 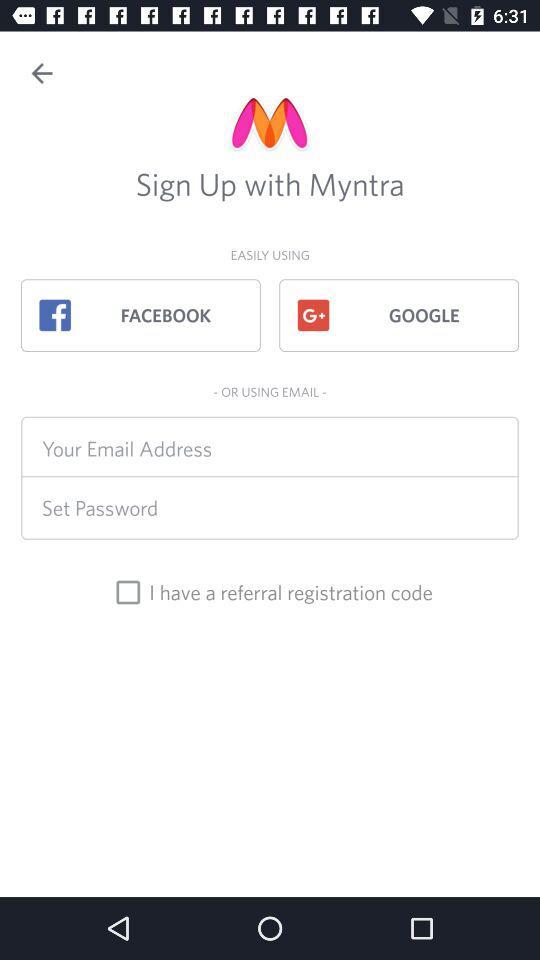 I want to click on the arrow_backward icon, so click(x=42, y=73).